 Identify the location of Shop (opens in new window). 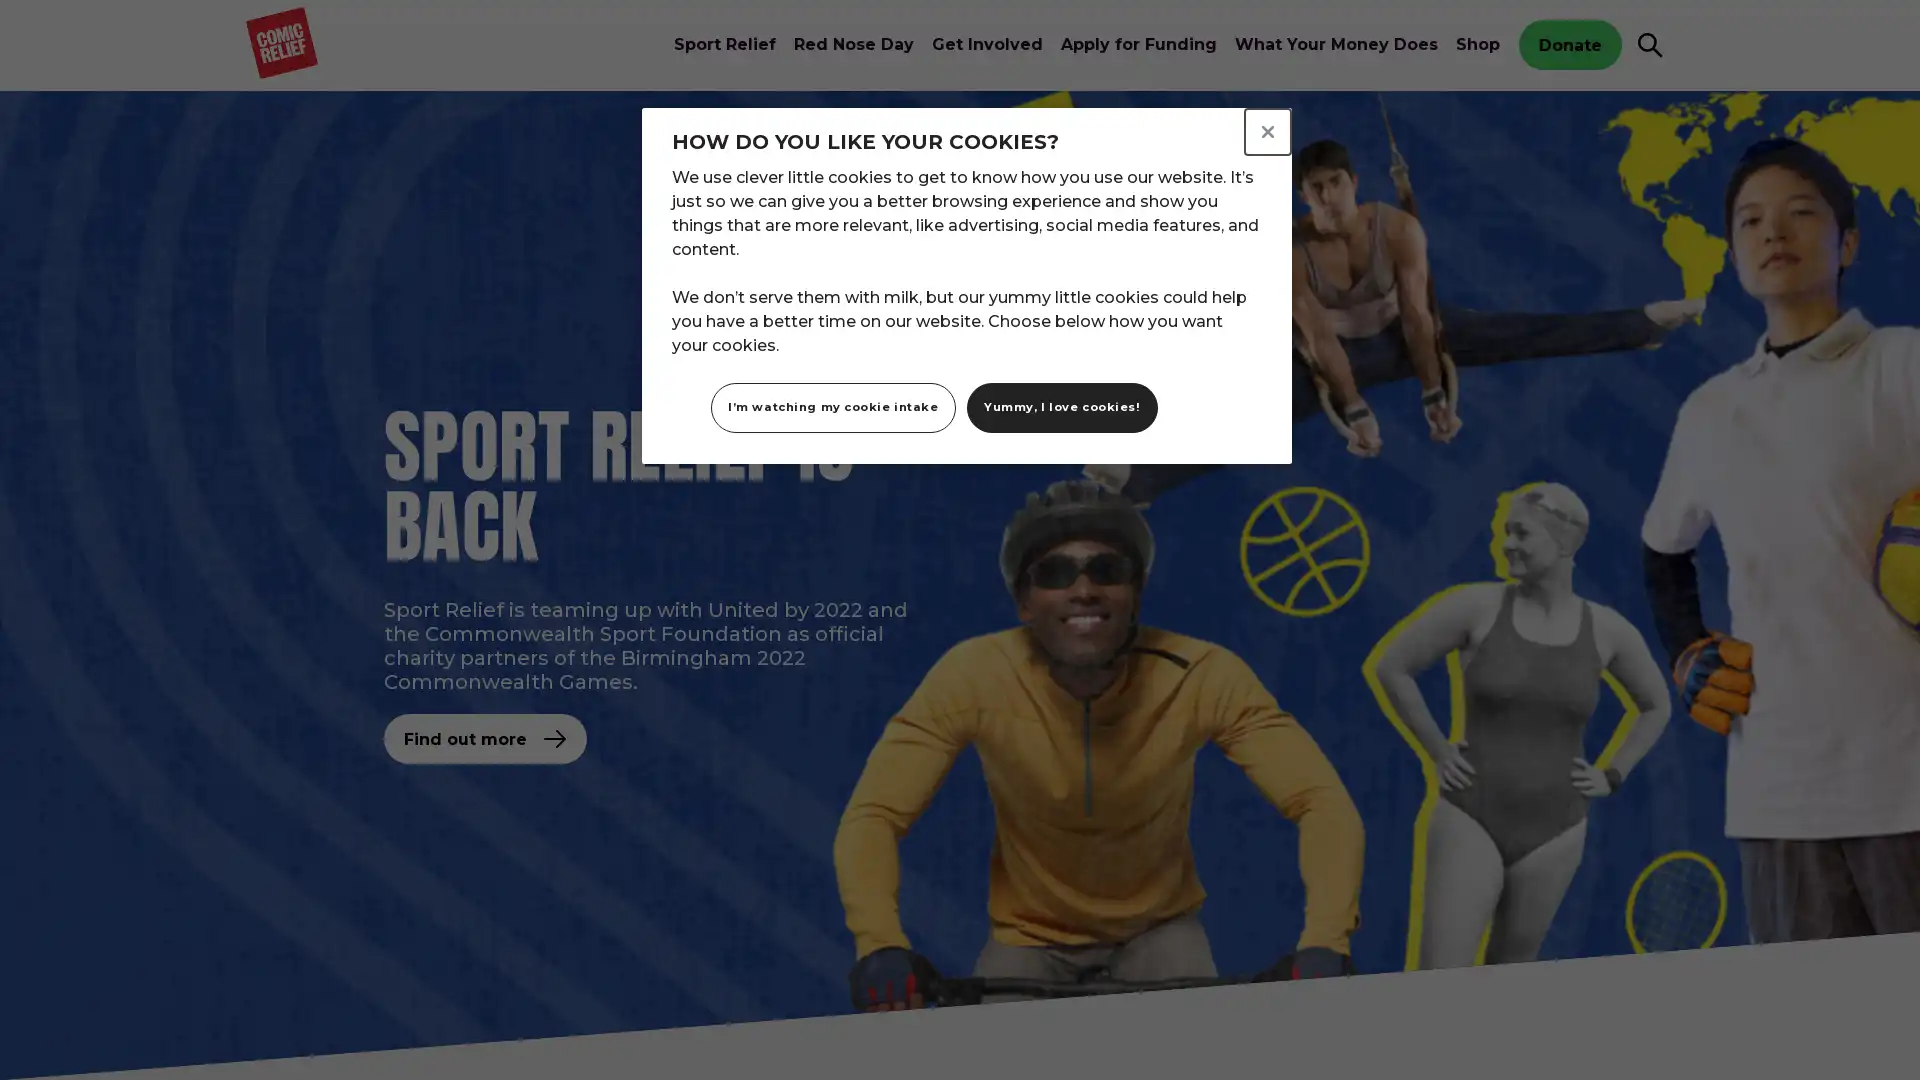
(1478, 45).